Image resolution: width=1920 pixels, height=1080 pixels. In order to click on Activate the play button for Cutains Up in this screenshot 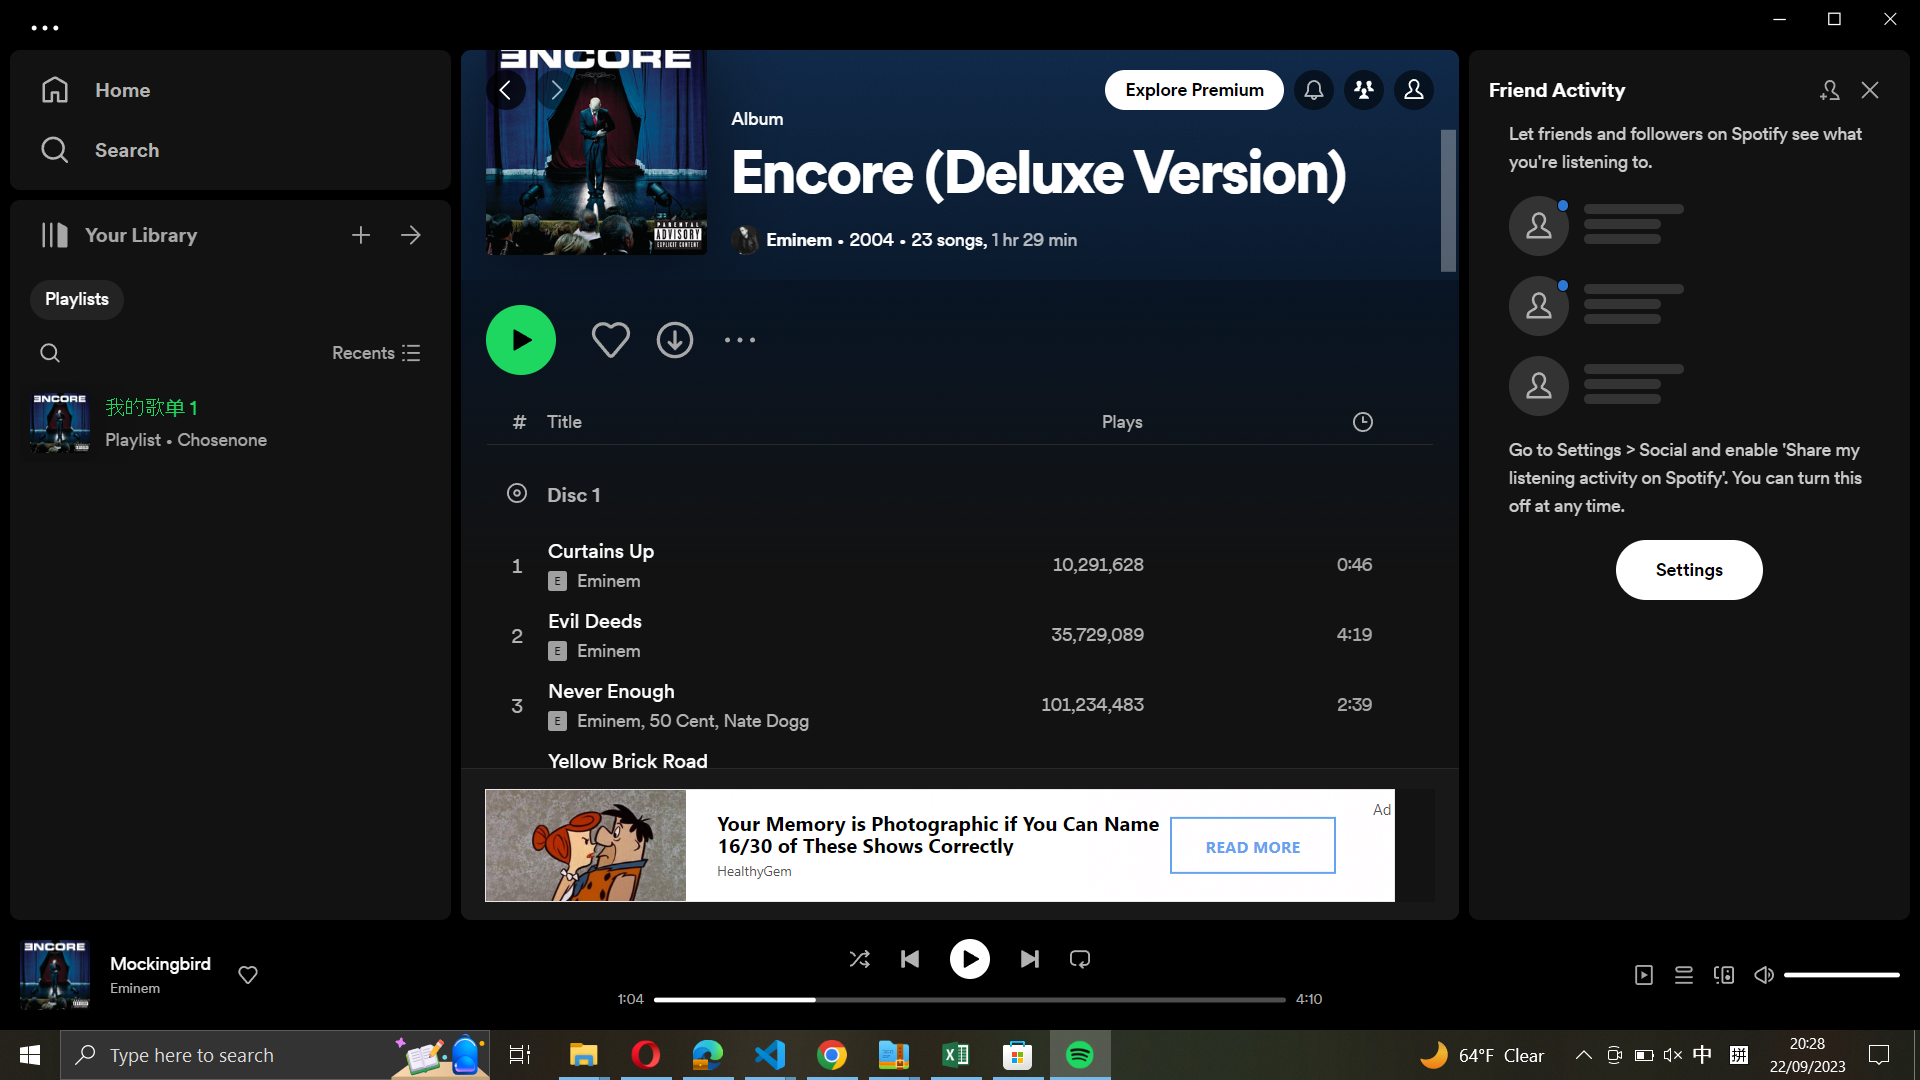, I will do `click(955, 563)`.